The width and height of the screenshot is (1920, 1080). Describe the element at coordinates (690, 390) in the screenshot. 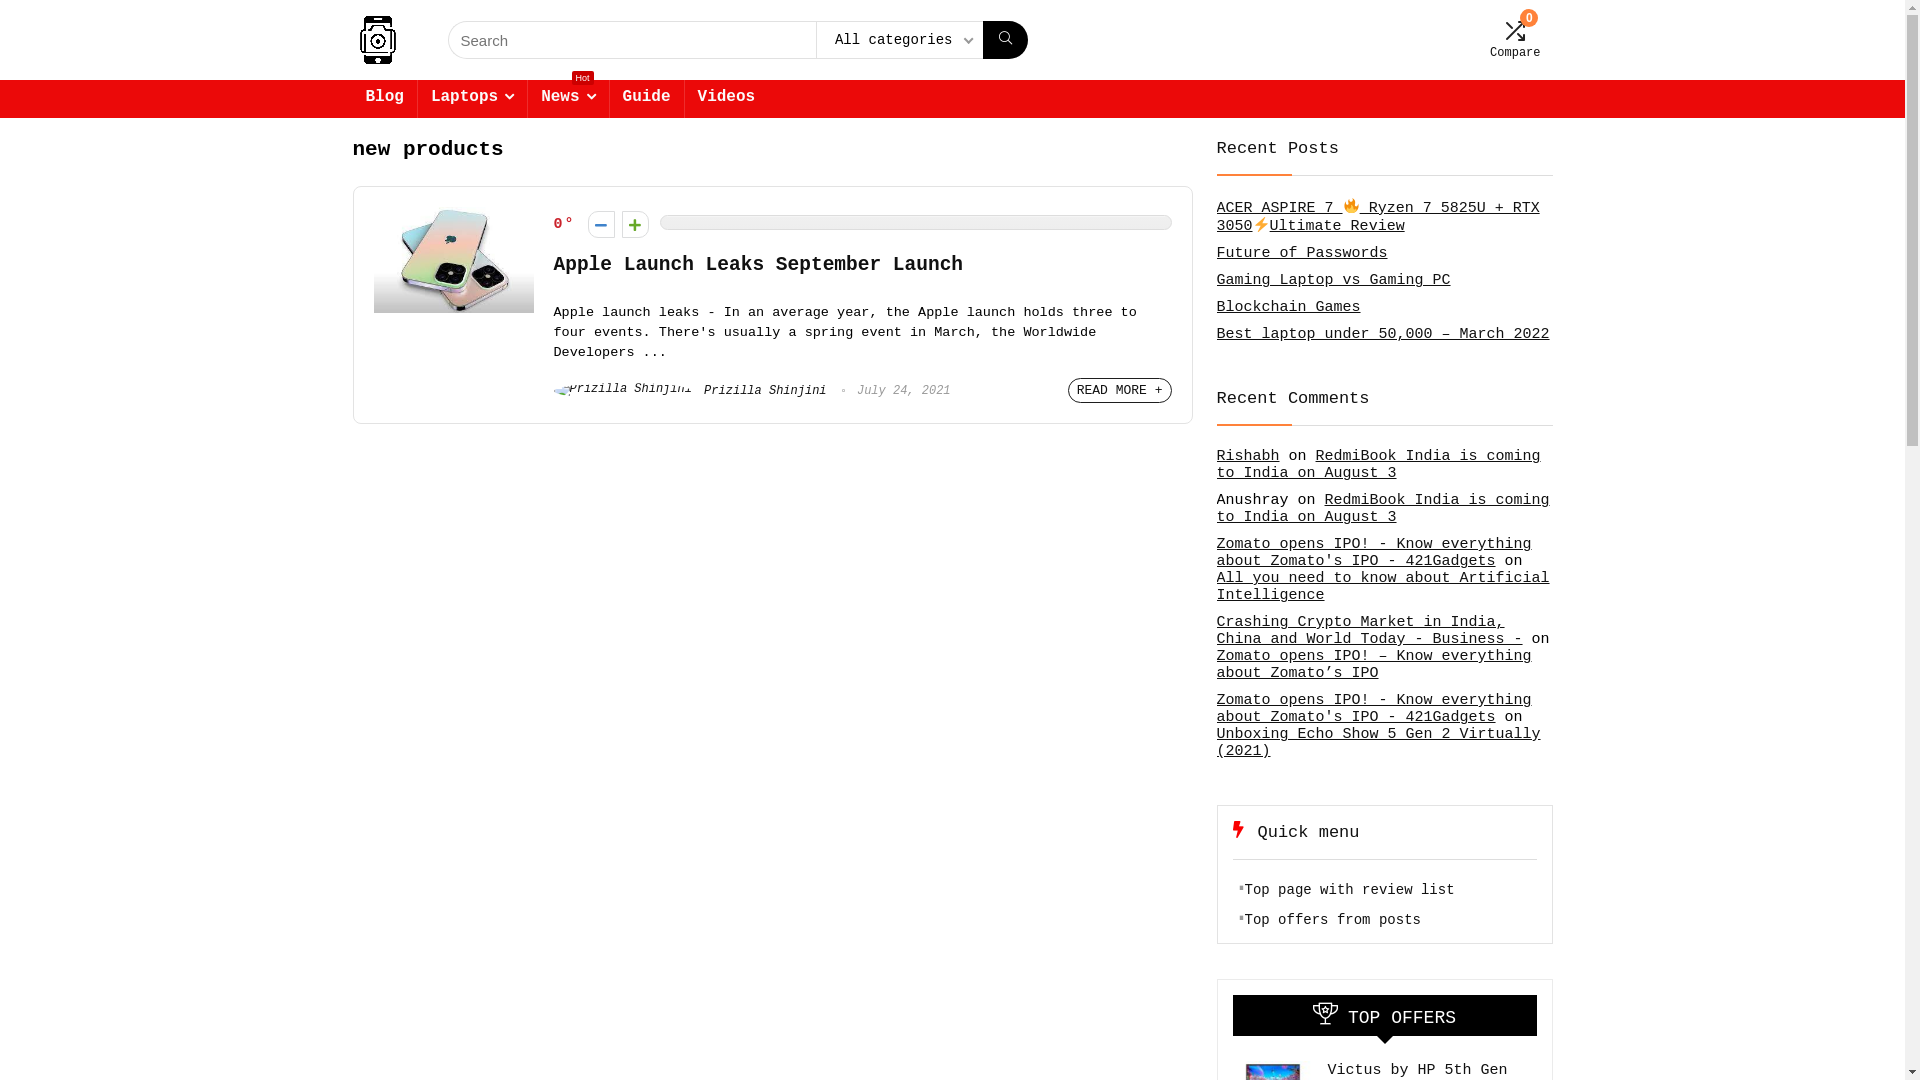

I see `'Prizilla Shinjini'` at that location.